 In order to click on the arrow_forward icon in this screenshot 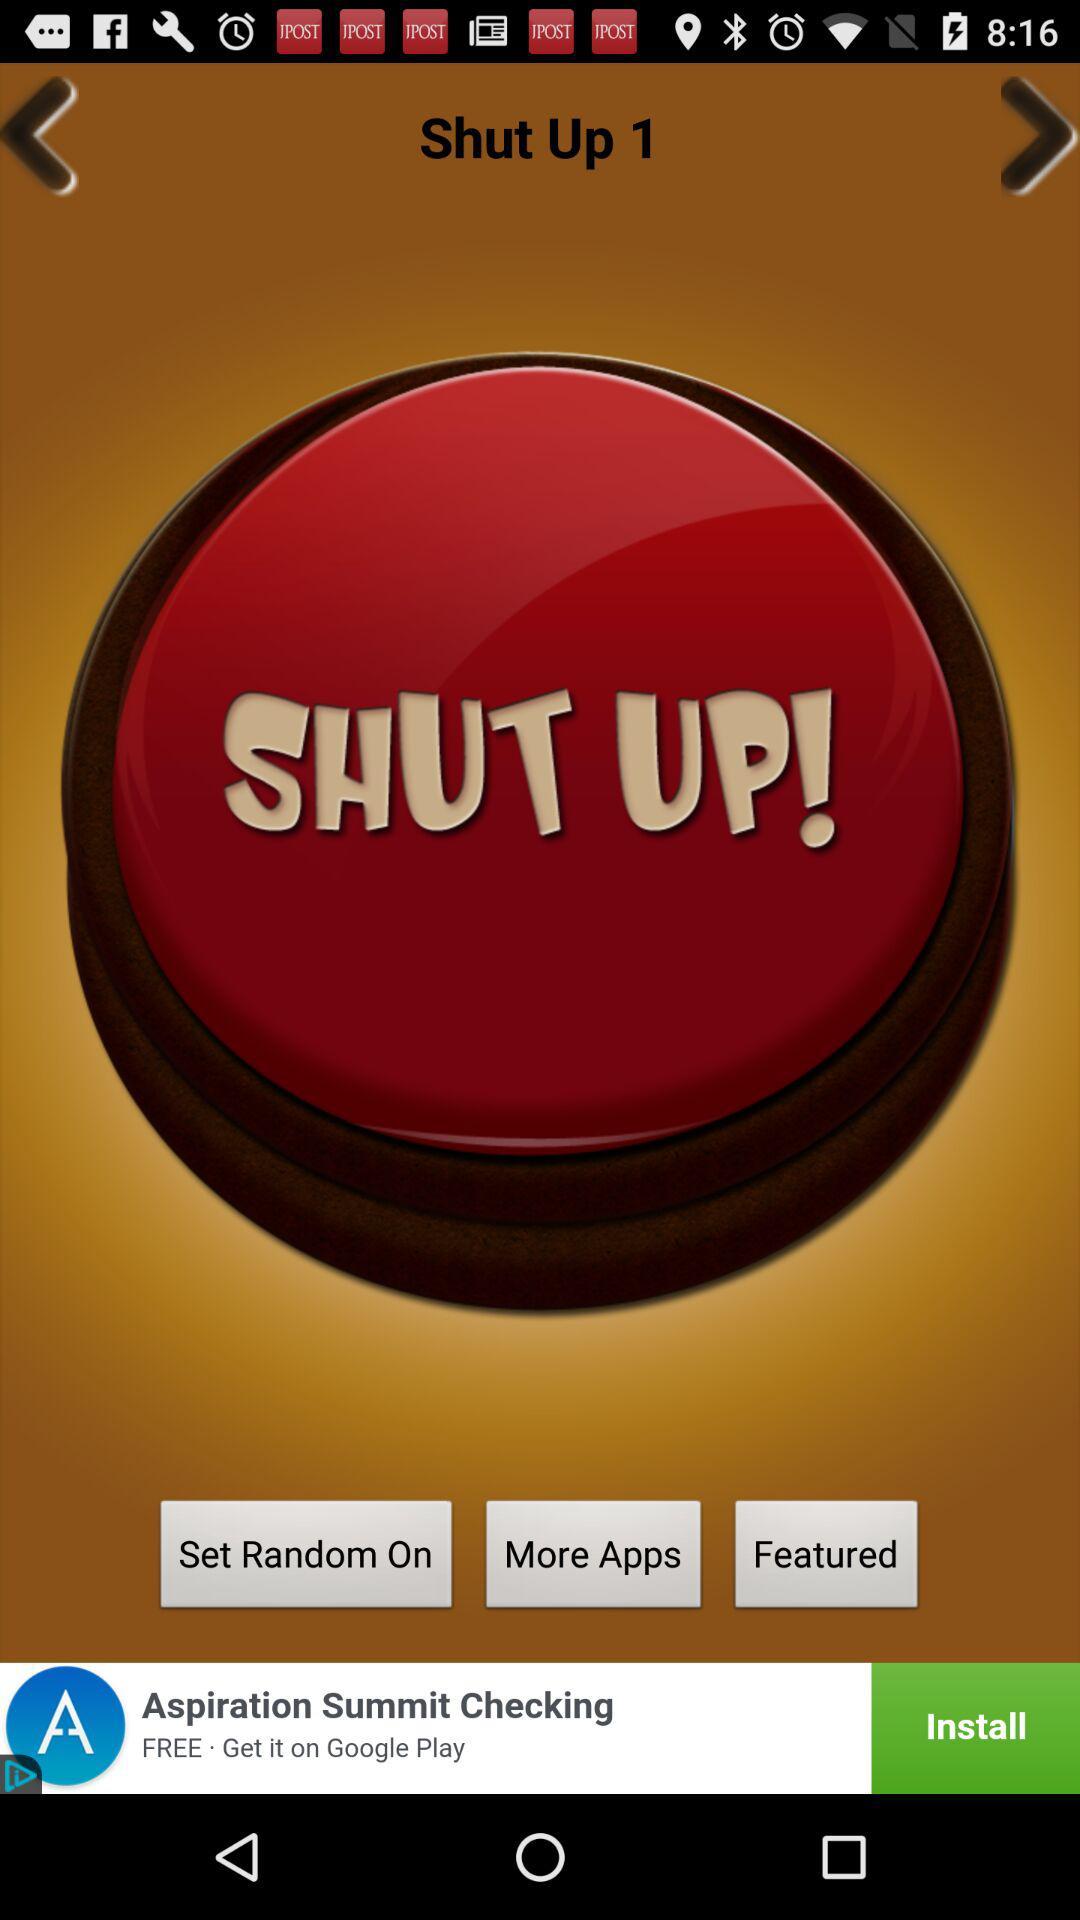, I will do `click(1039, 145)`.